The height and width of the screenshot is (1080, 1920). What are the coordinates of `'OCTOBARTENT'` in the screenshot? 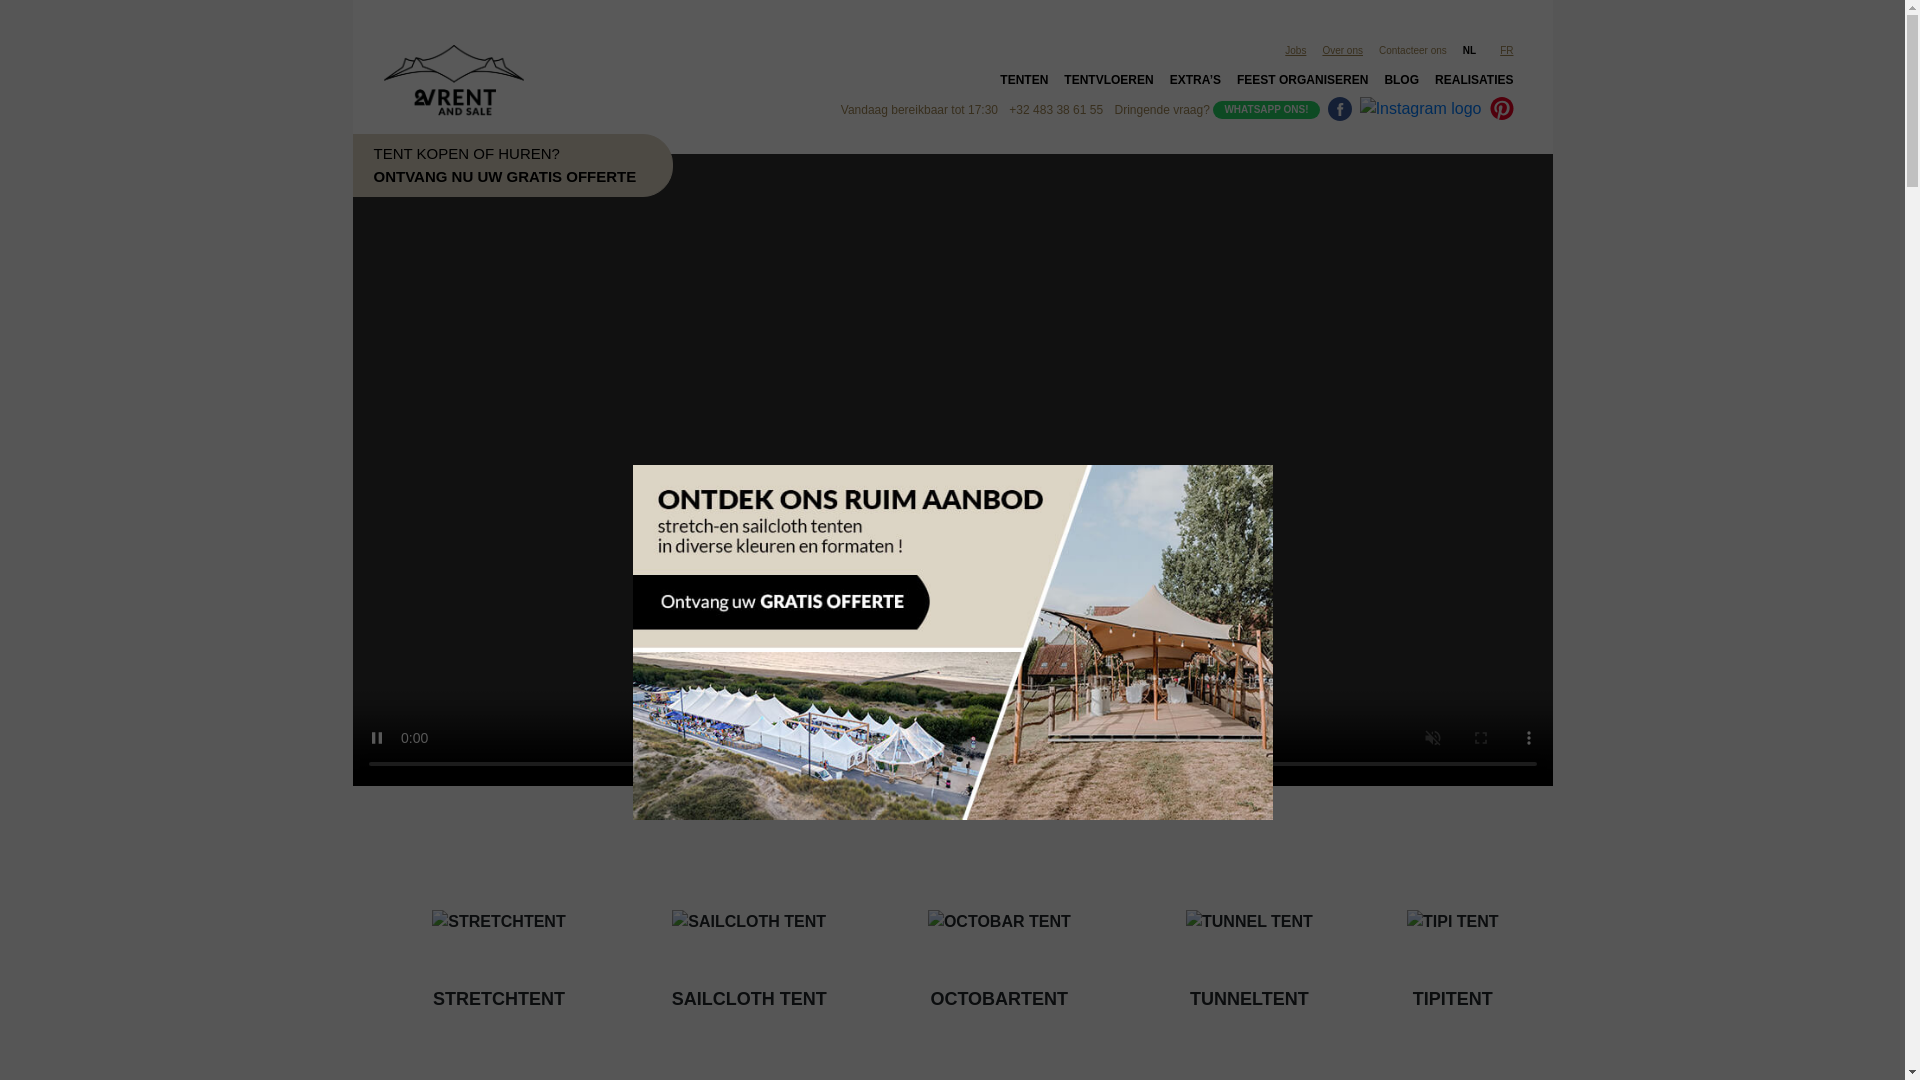 It's located at (998, 939).